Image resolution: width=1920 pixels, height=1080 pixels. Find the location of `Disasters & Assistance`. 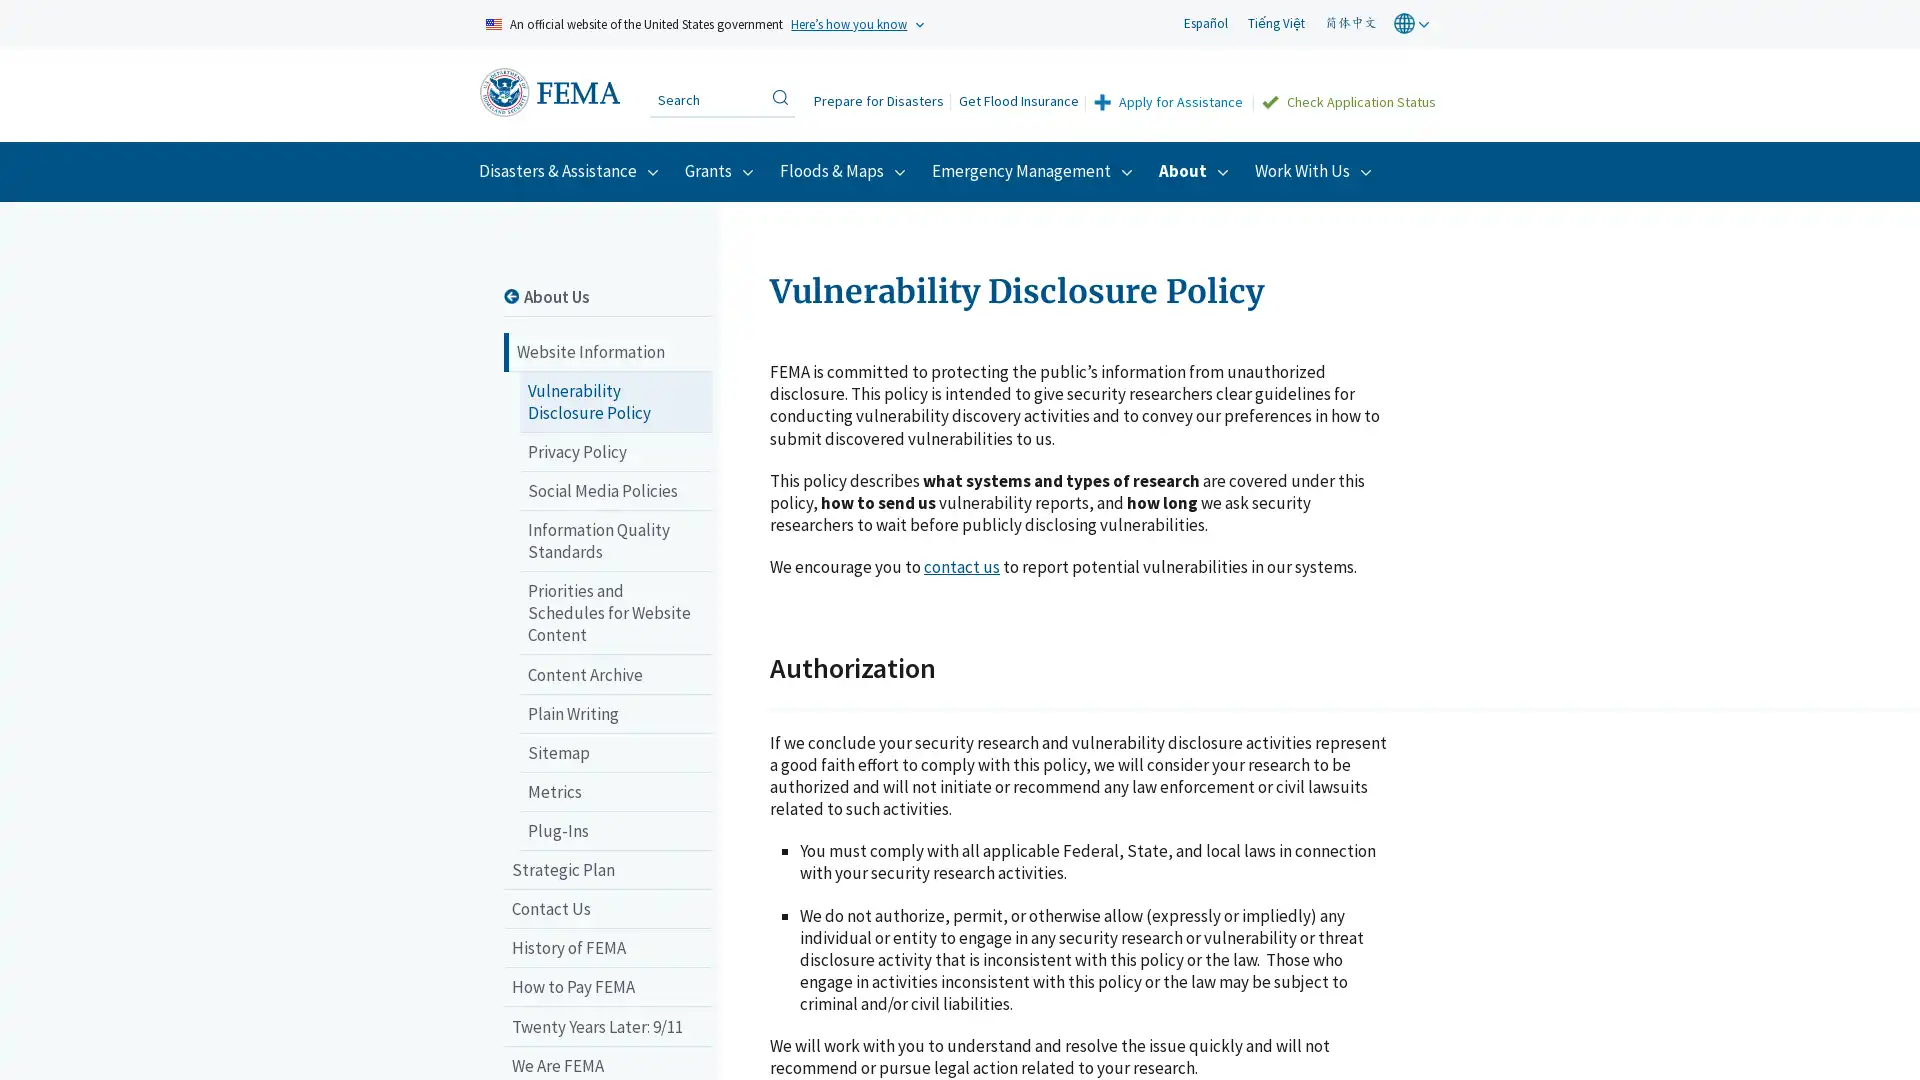

Disasters & Assistance is located at coordinates (570, 169).